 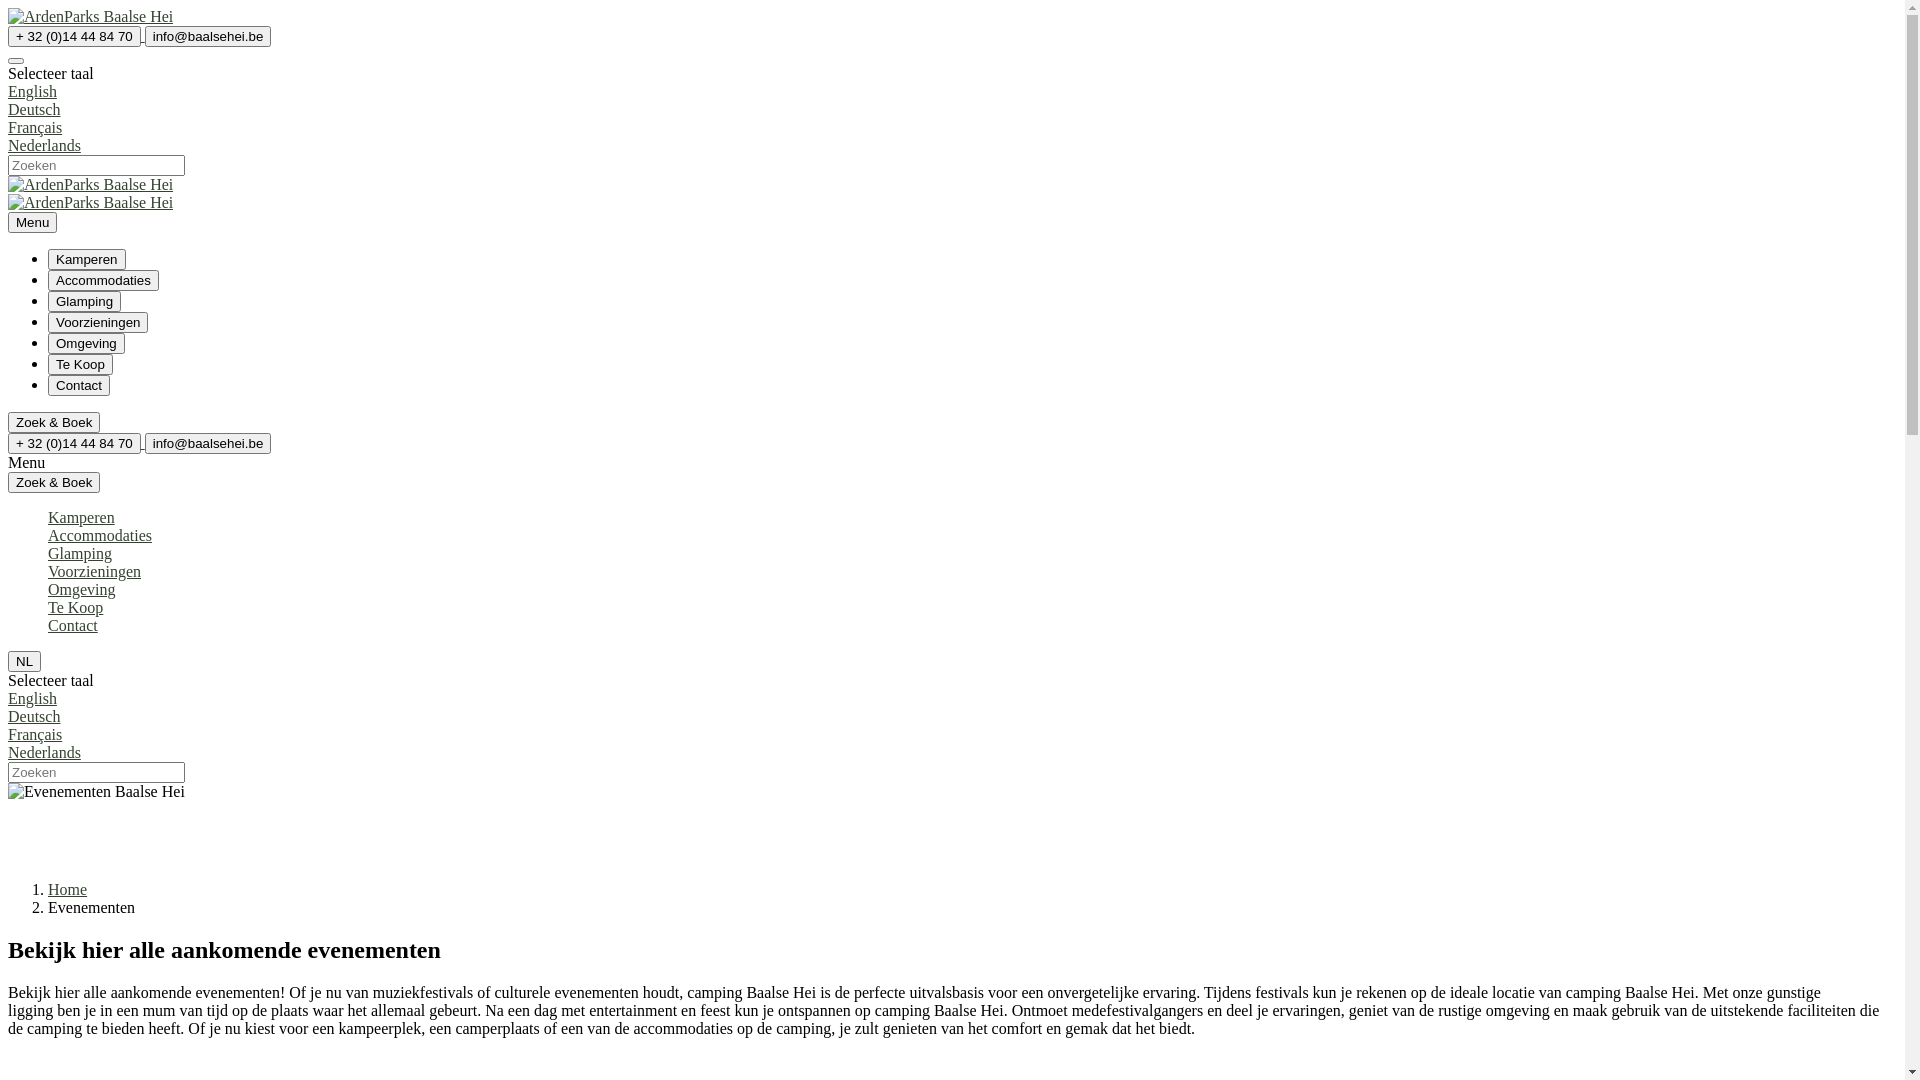 What do you see at coordinates (72, 624) in the screenshot?
I see `'Contact'` at bounding box center [72, 624].